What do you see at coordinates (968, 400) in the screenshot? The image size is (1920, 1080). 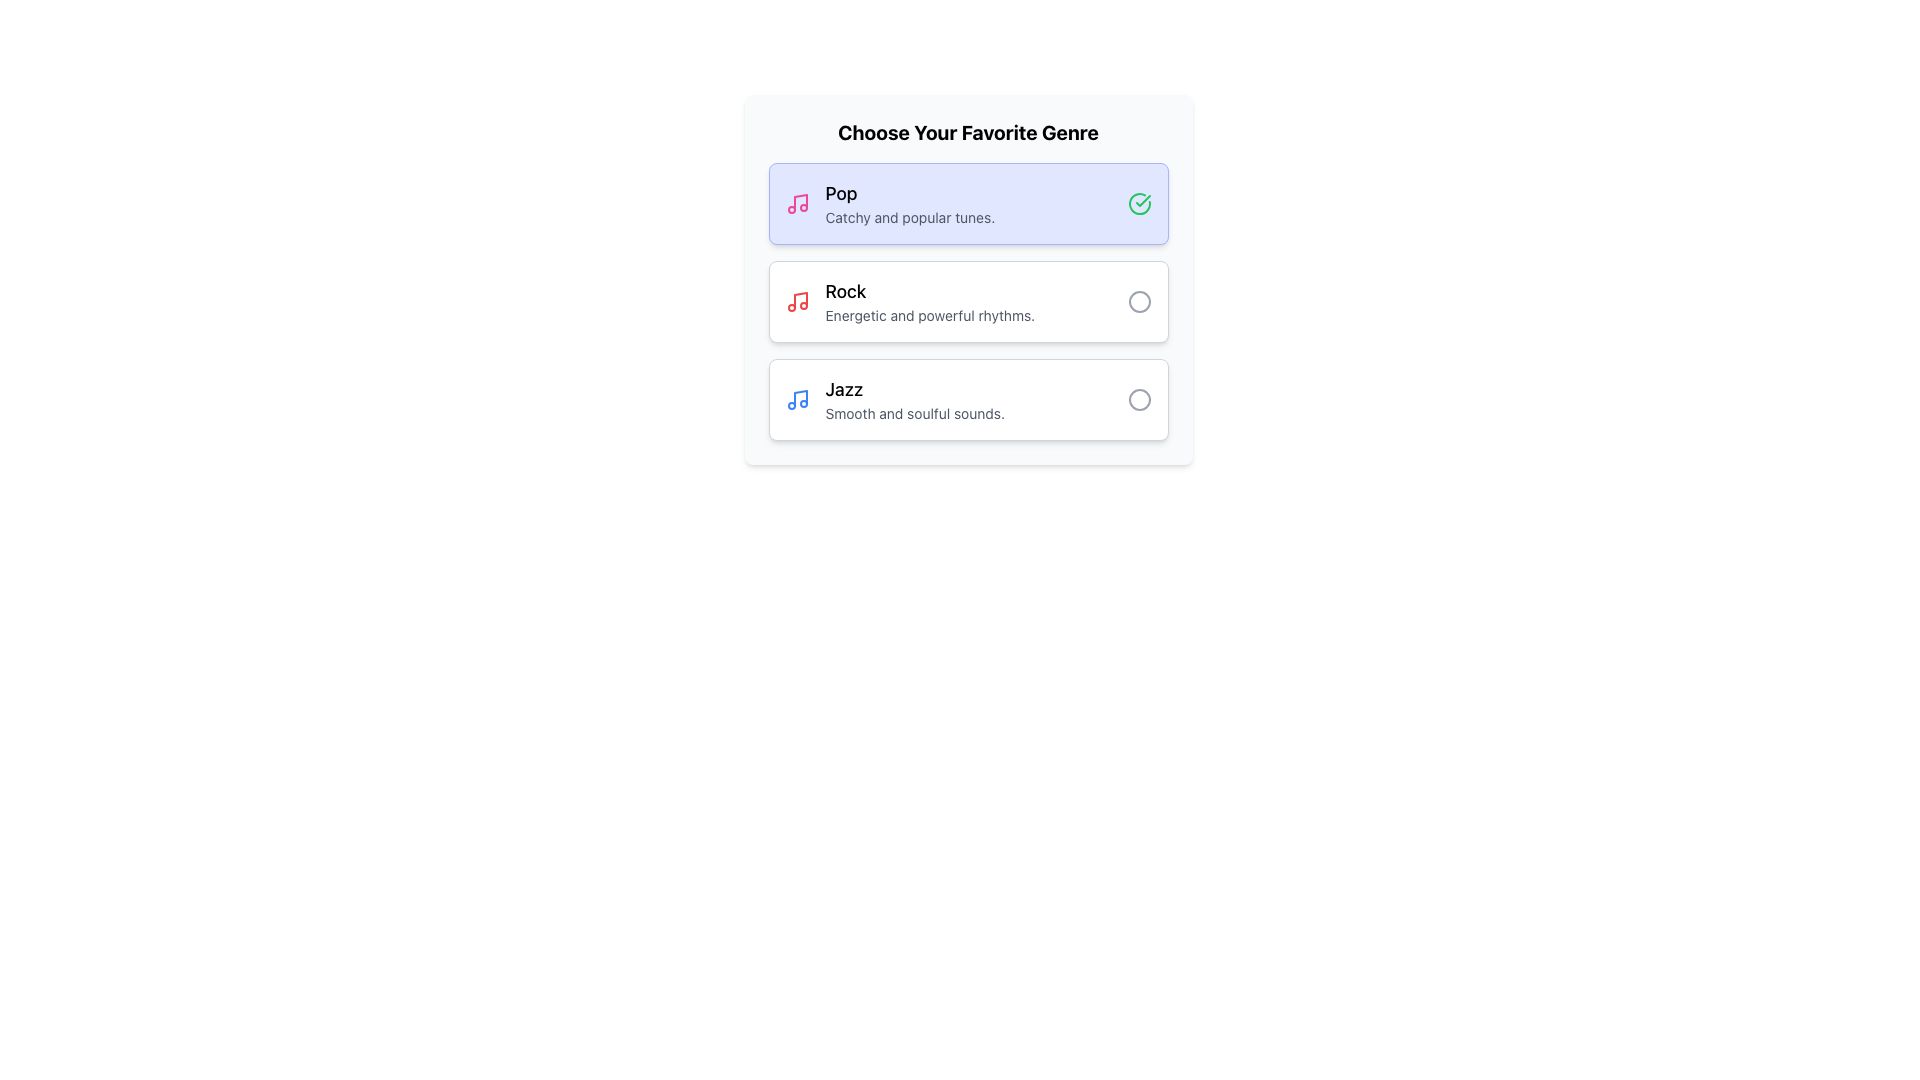 I see `the radio button on the selectable card for the 'Jazz' genre, which is the third card in a vertical list of genre selection cards` at bounding box center [968, 400].